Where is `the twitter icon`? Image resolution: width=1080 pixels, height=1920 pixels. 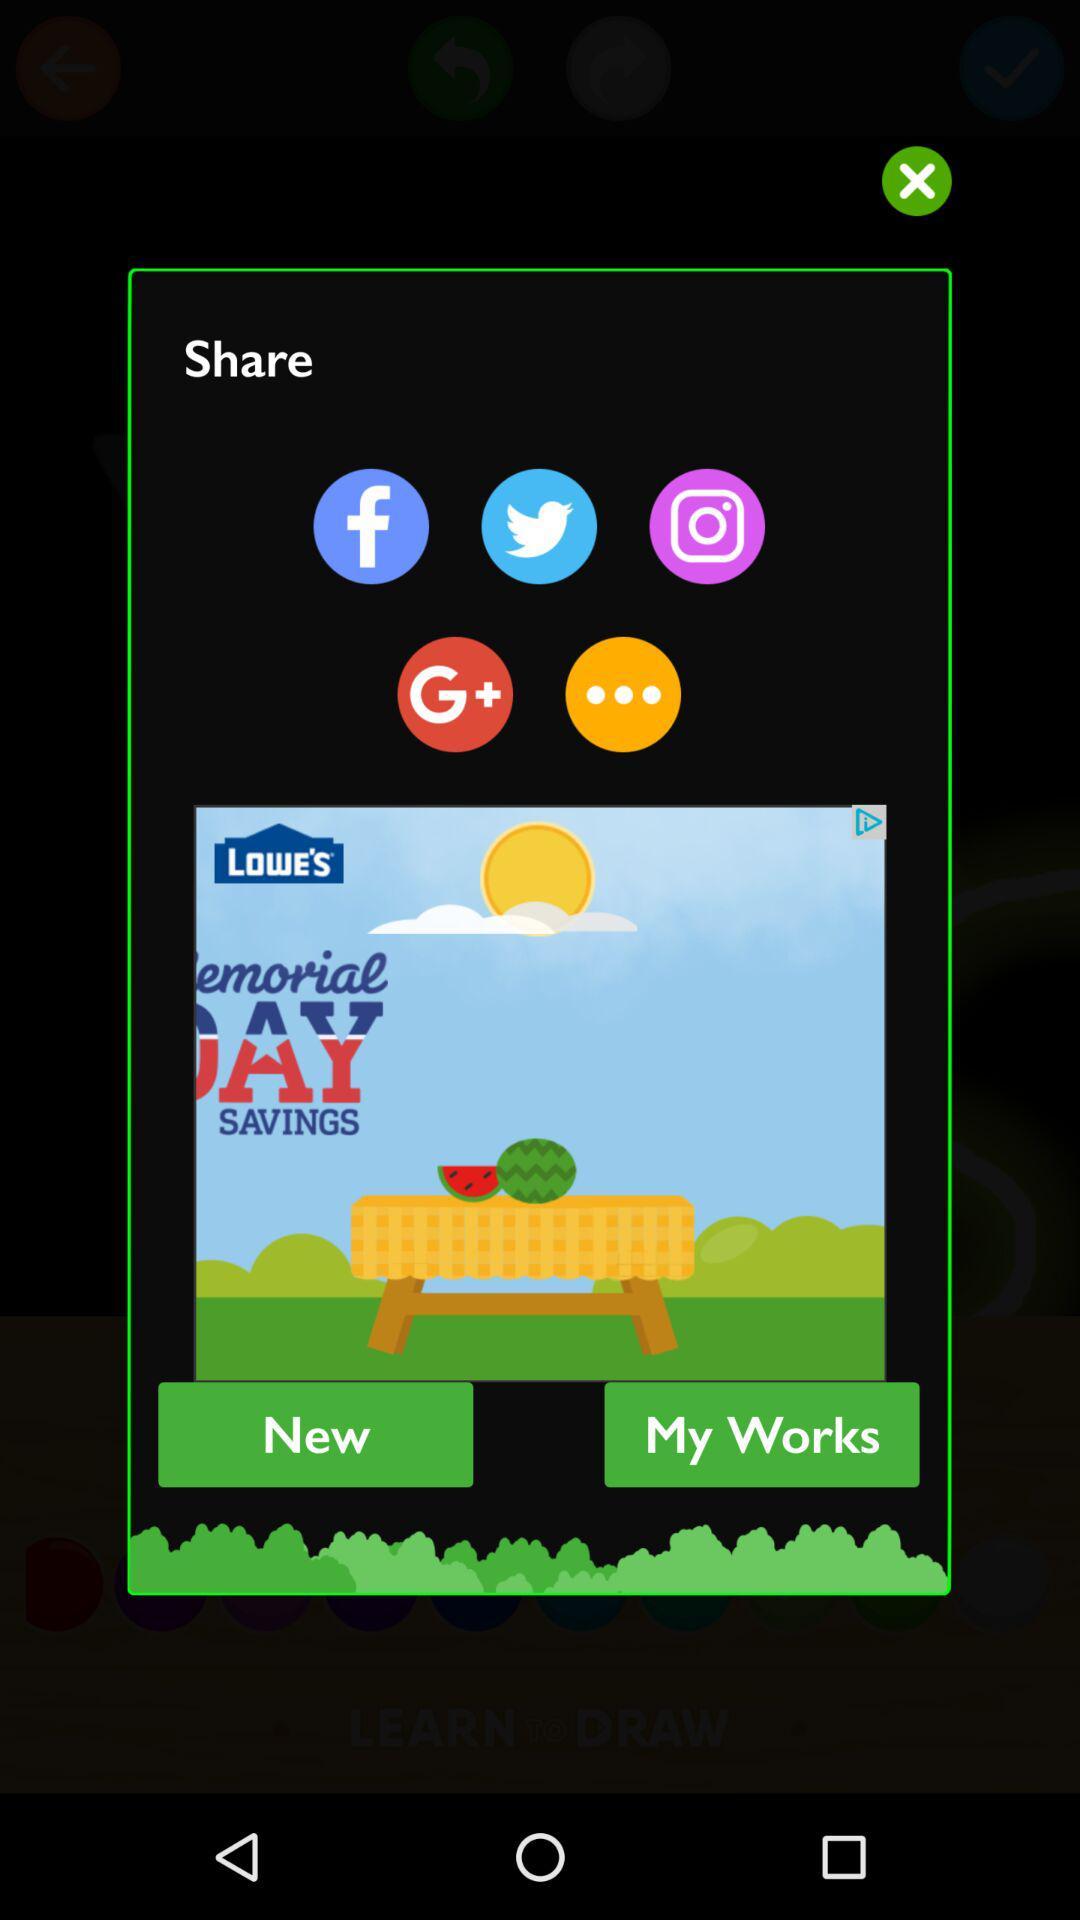 the twitter icon is located at coordinates (538, 526).